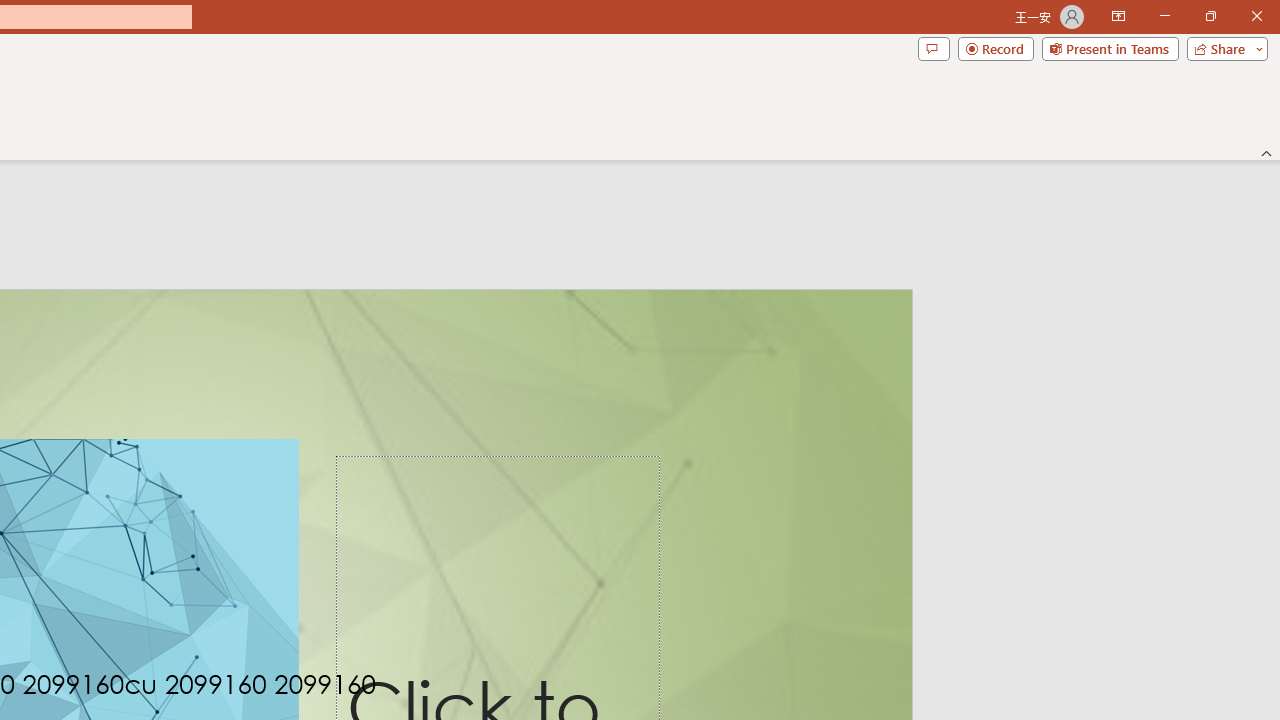 The image size is (1280, 720). I want to click on 'Ribbon Display Options', so click(1117, 16).